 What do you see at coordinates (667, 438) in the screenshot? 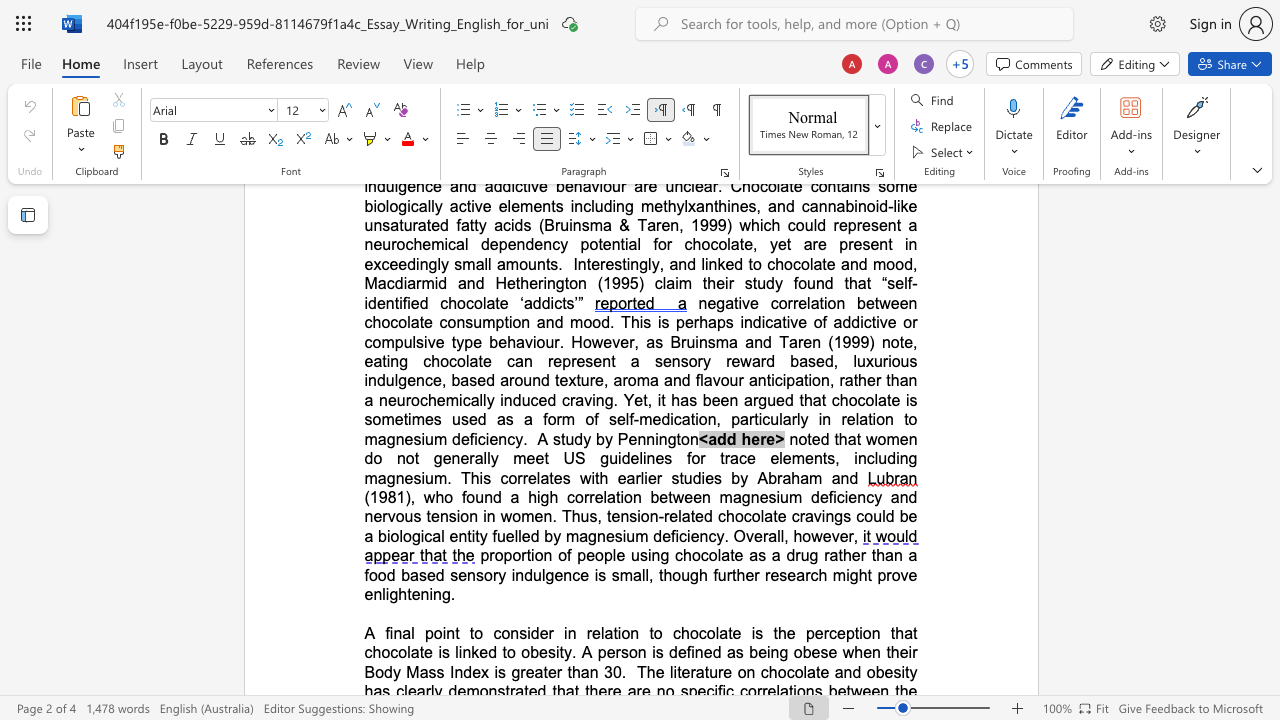
I see `the space between the continuous character "n" and "g" in the text` at bounding box center [667, 438].